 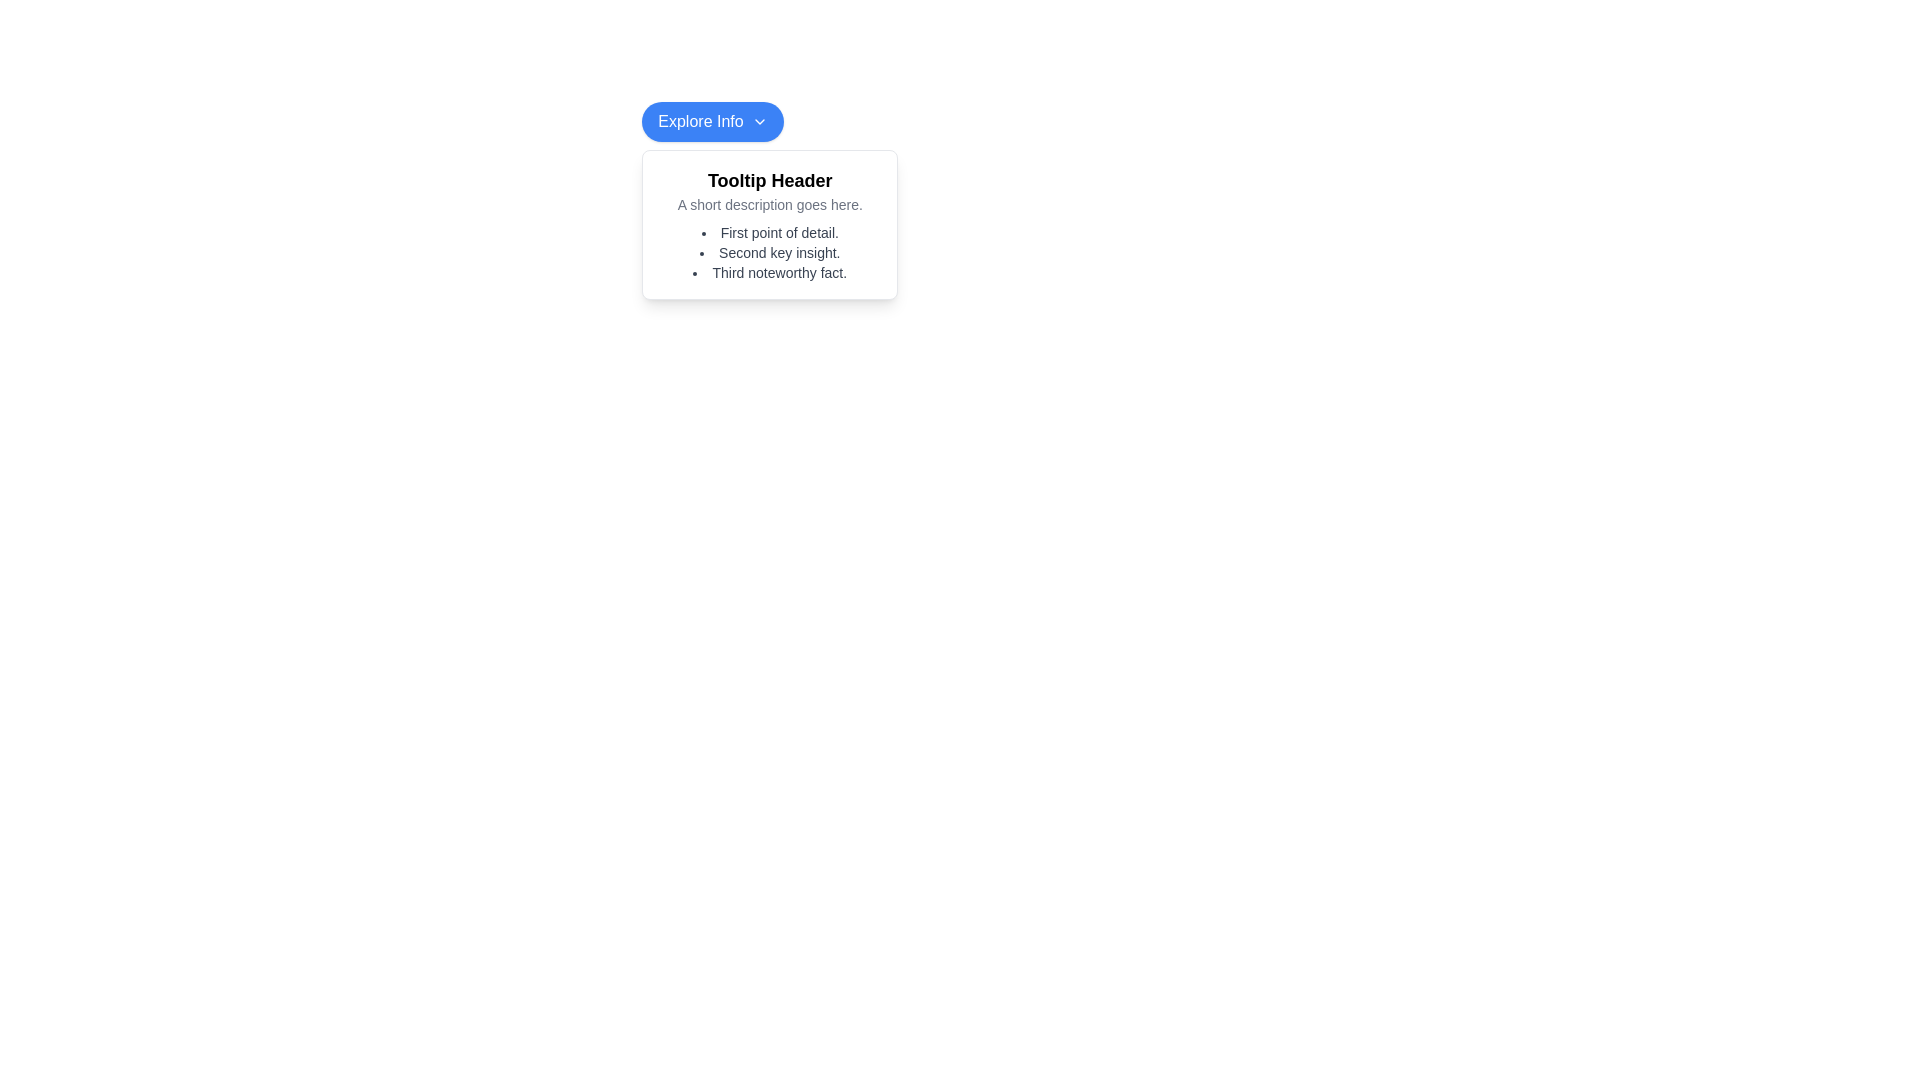 What do you see at coordinates (758, 122) in the screenshot?
I see `the chevron-down icon located at the right side of the 'Explore Info' button, which is centered vertically within the button` at bounding box center [758, 122].